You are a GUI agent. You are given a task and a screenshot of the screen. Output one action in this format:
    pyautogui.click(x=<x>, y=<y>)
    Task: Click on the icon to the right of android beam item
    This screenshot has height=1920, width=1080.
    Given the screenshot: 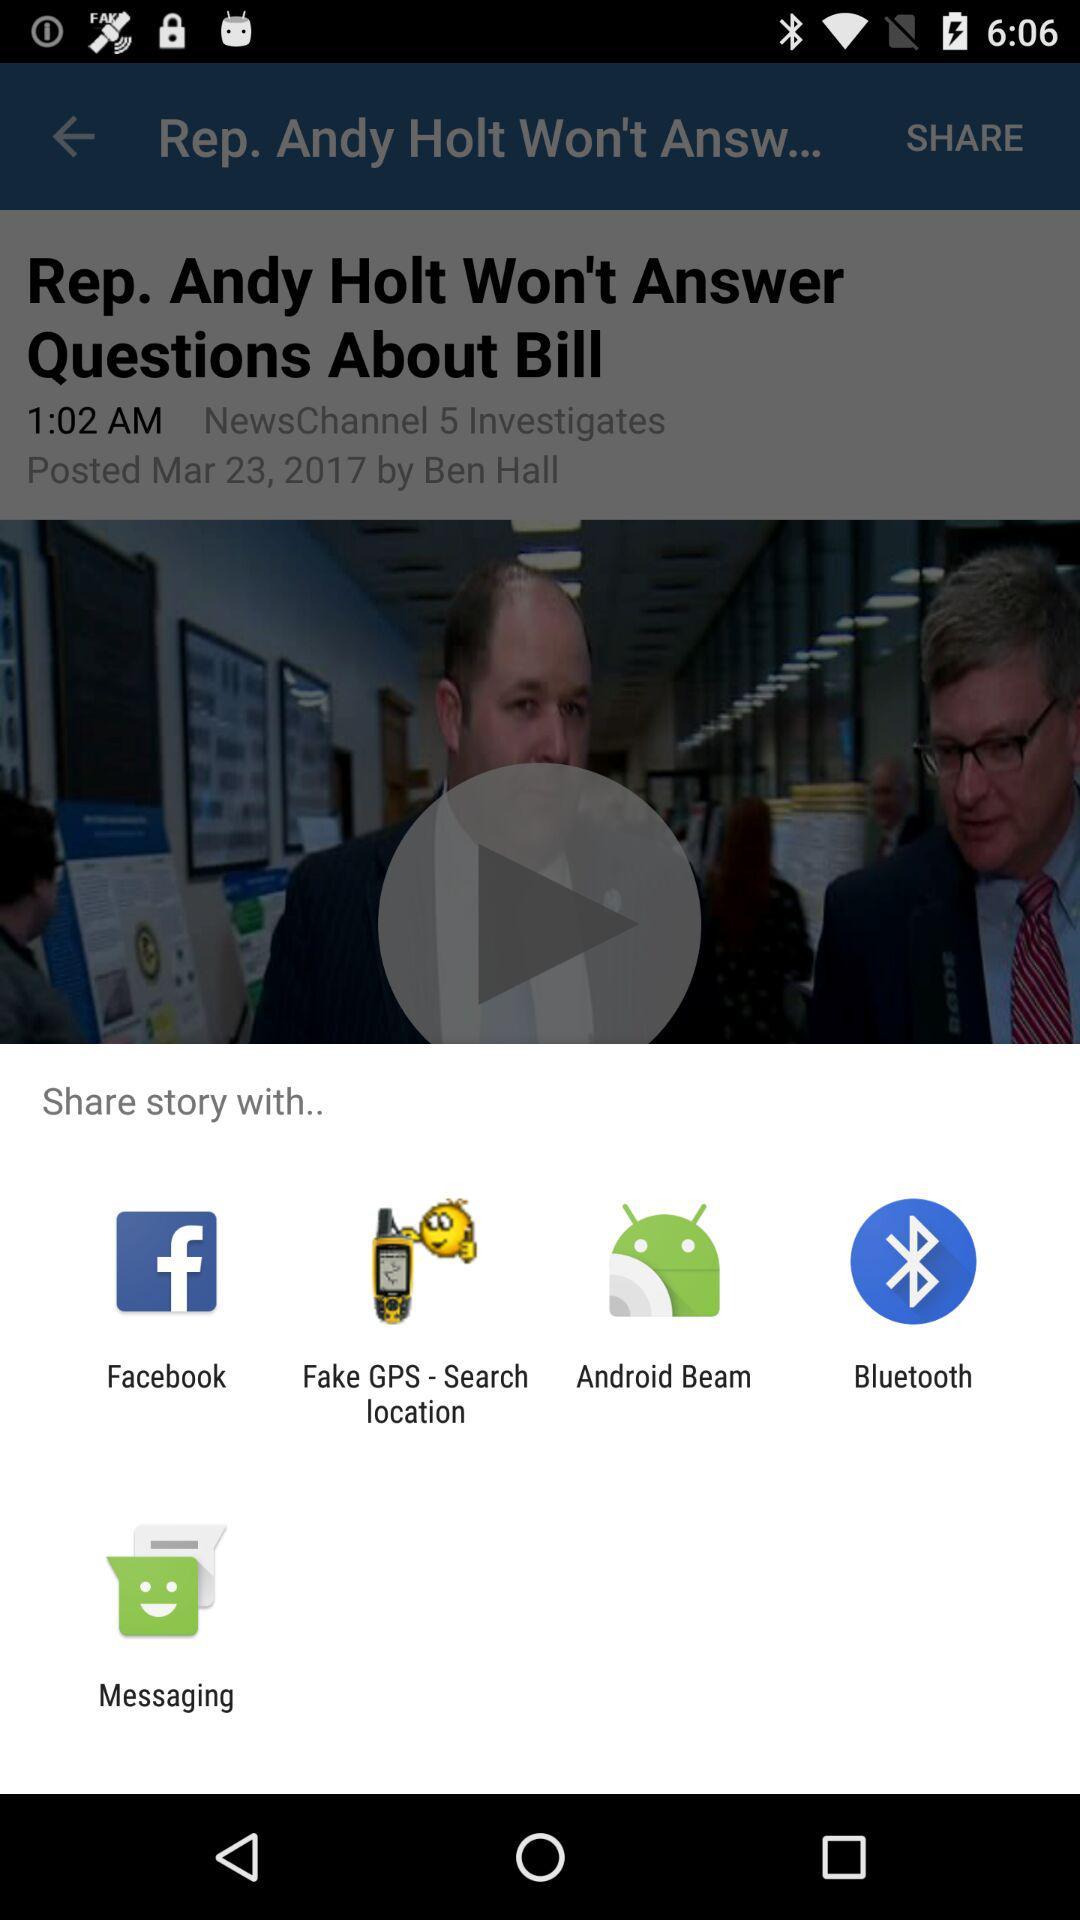 What is the action you would take?
    pyautogui.click(x=913, y=1392)
    